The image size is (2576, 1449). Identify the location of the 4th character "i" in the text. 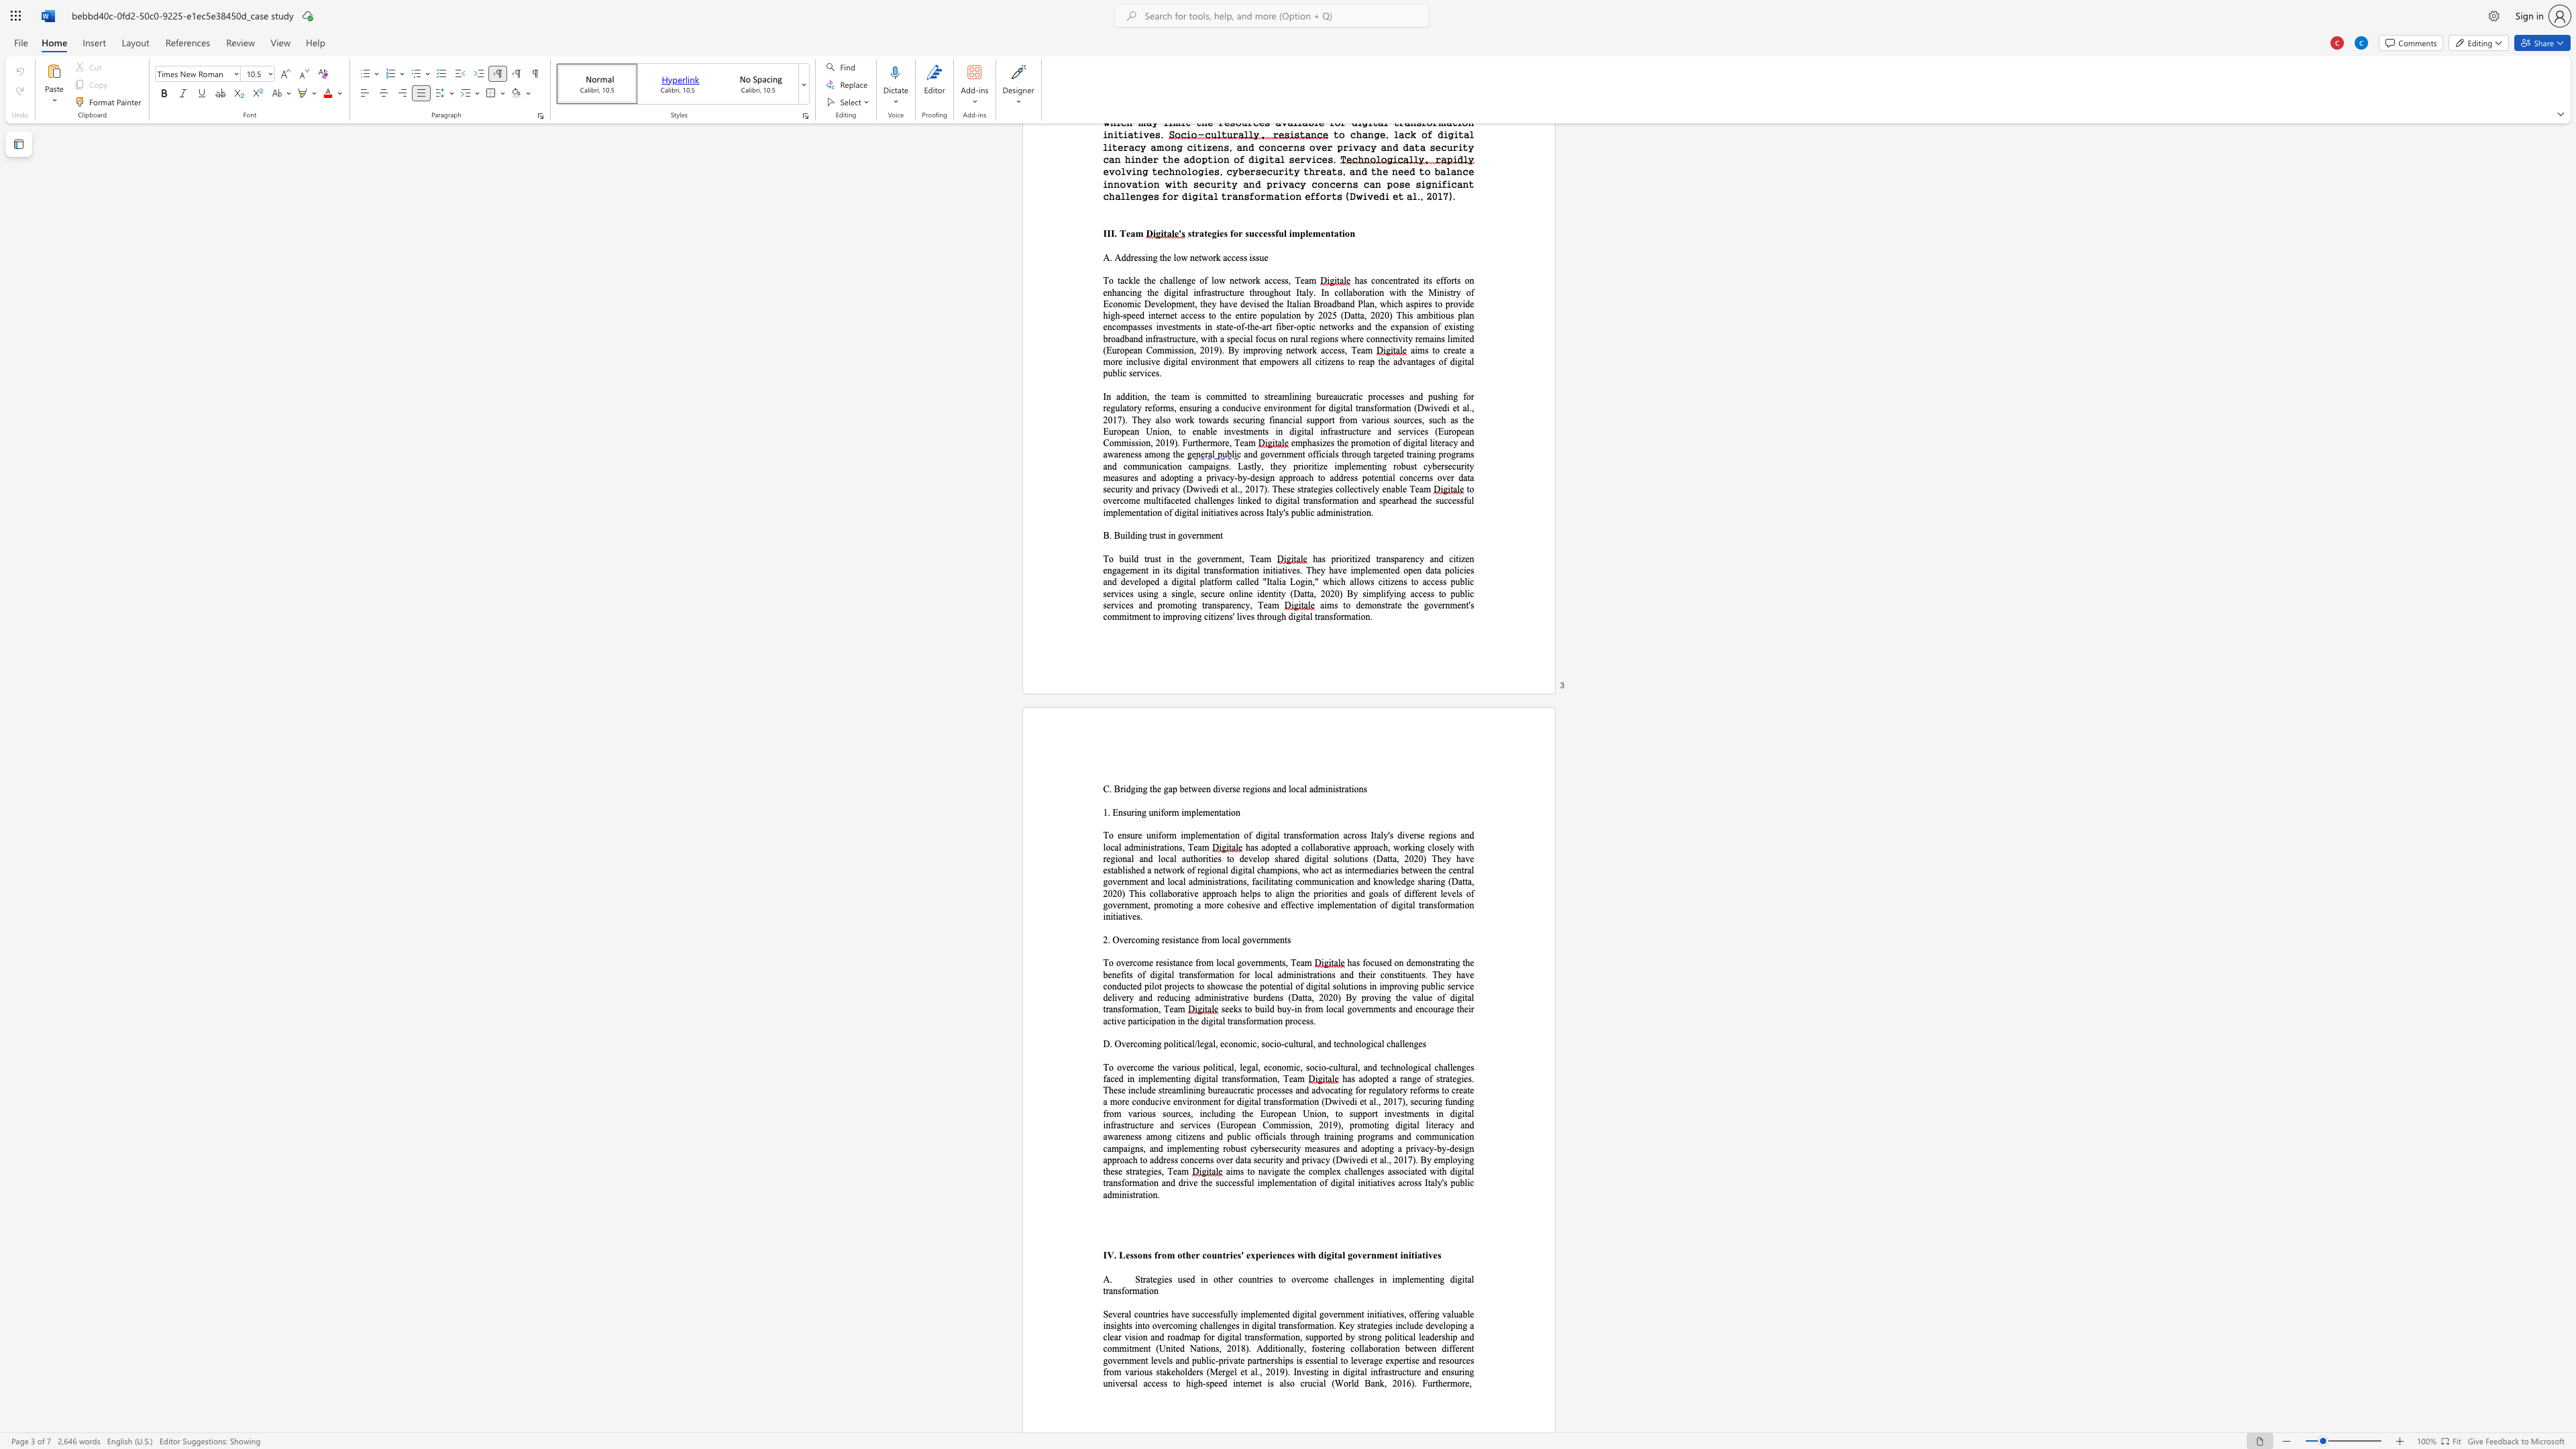
(1338, 894).